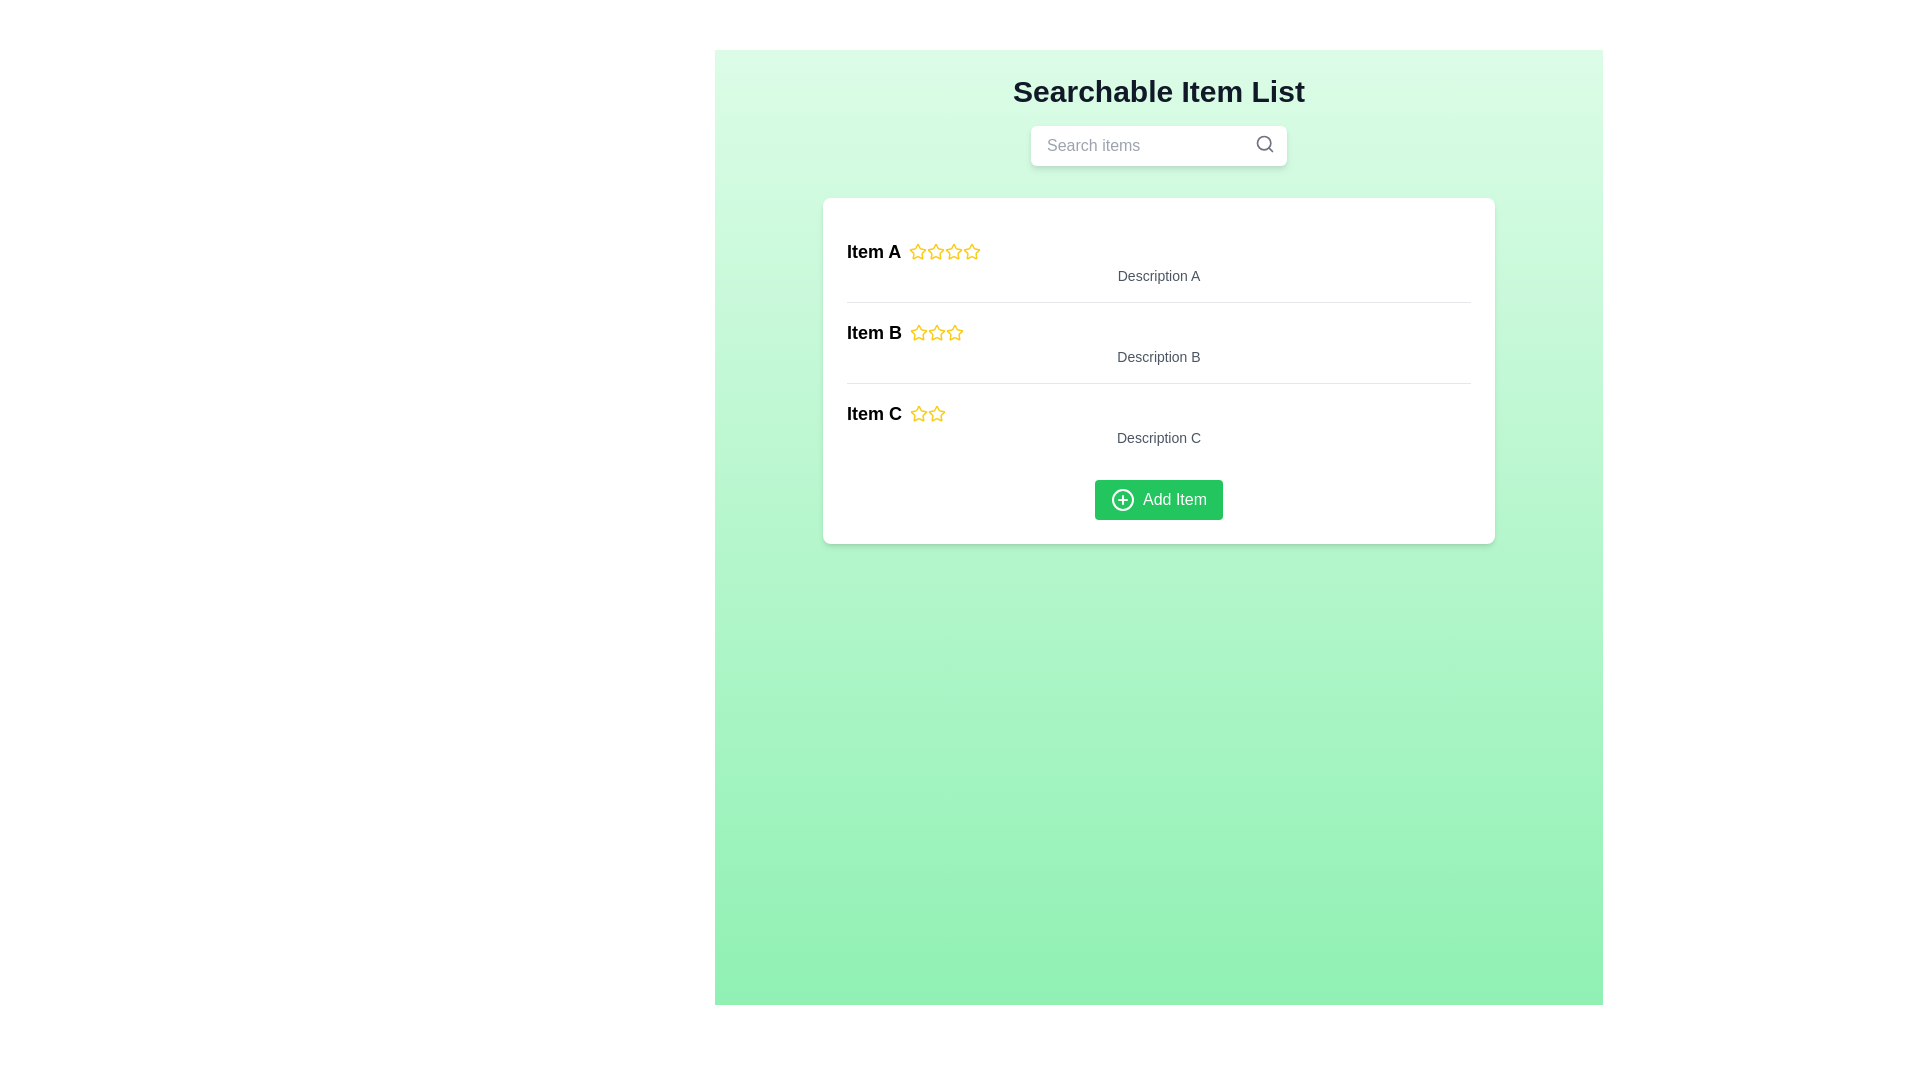 This screenshot has height=1080, width=1920. What do you see at coordinates (926, 412) in the screenshot?
I see `the second star icon, which is yellow and part of a series of star icons located to the right of the 'Item C' label in the bottom row of the list` at bounding box center [926, 412].